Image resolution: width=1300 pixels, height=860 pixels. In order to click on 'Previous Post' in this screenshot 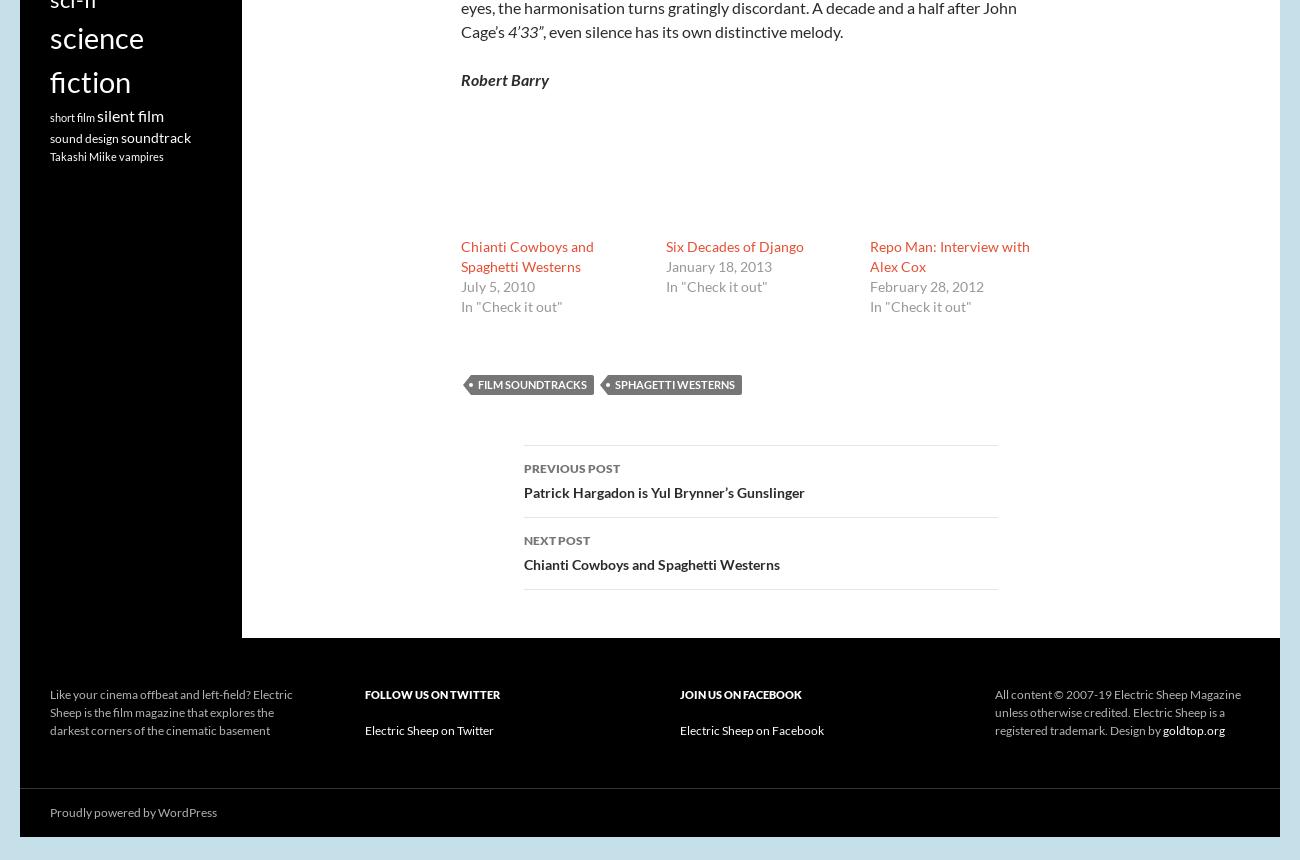, I will do `click(571, 468)`.